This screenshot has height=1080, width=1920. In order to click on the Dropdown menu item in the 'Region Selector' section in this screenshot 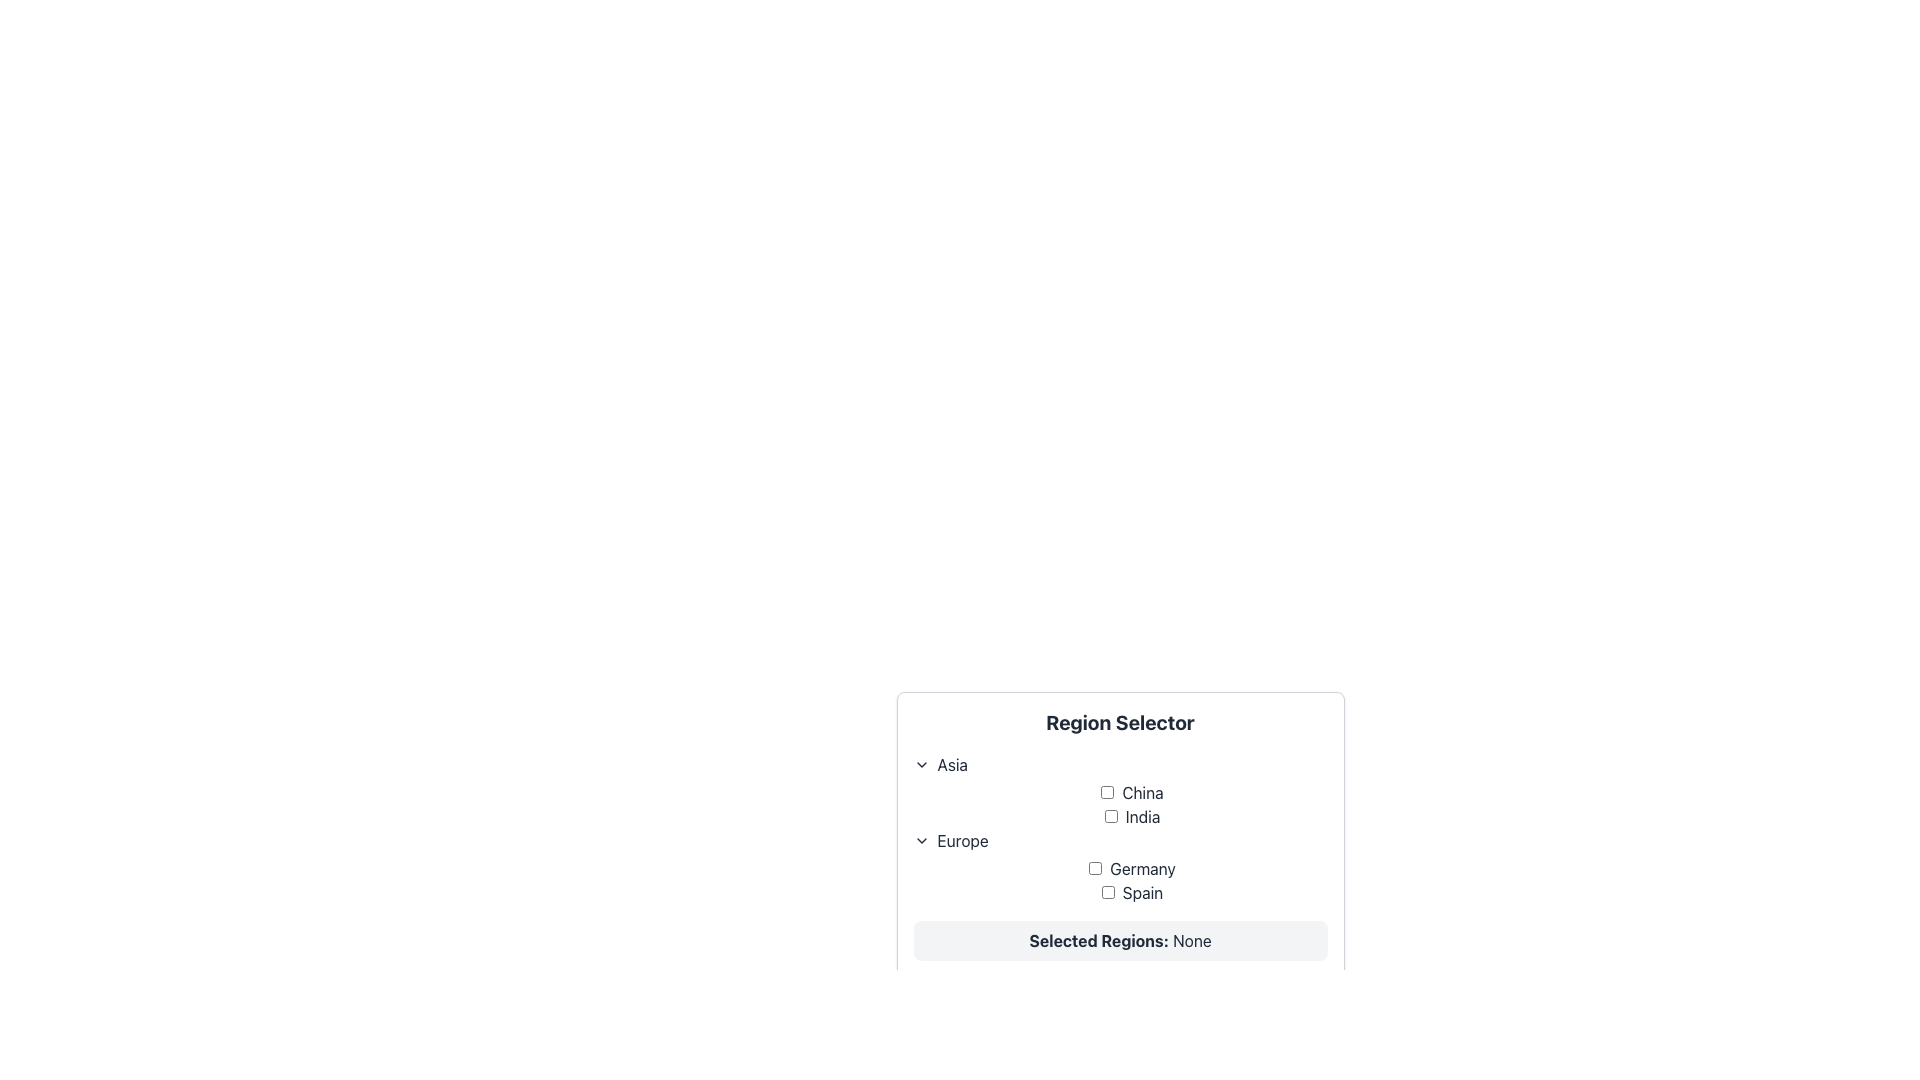, I will do `click(1120, 764)`.